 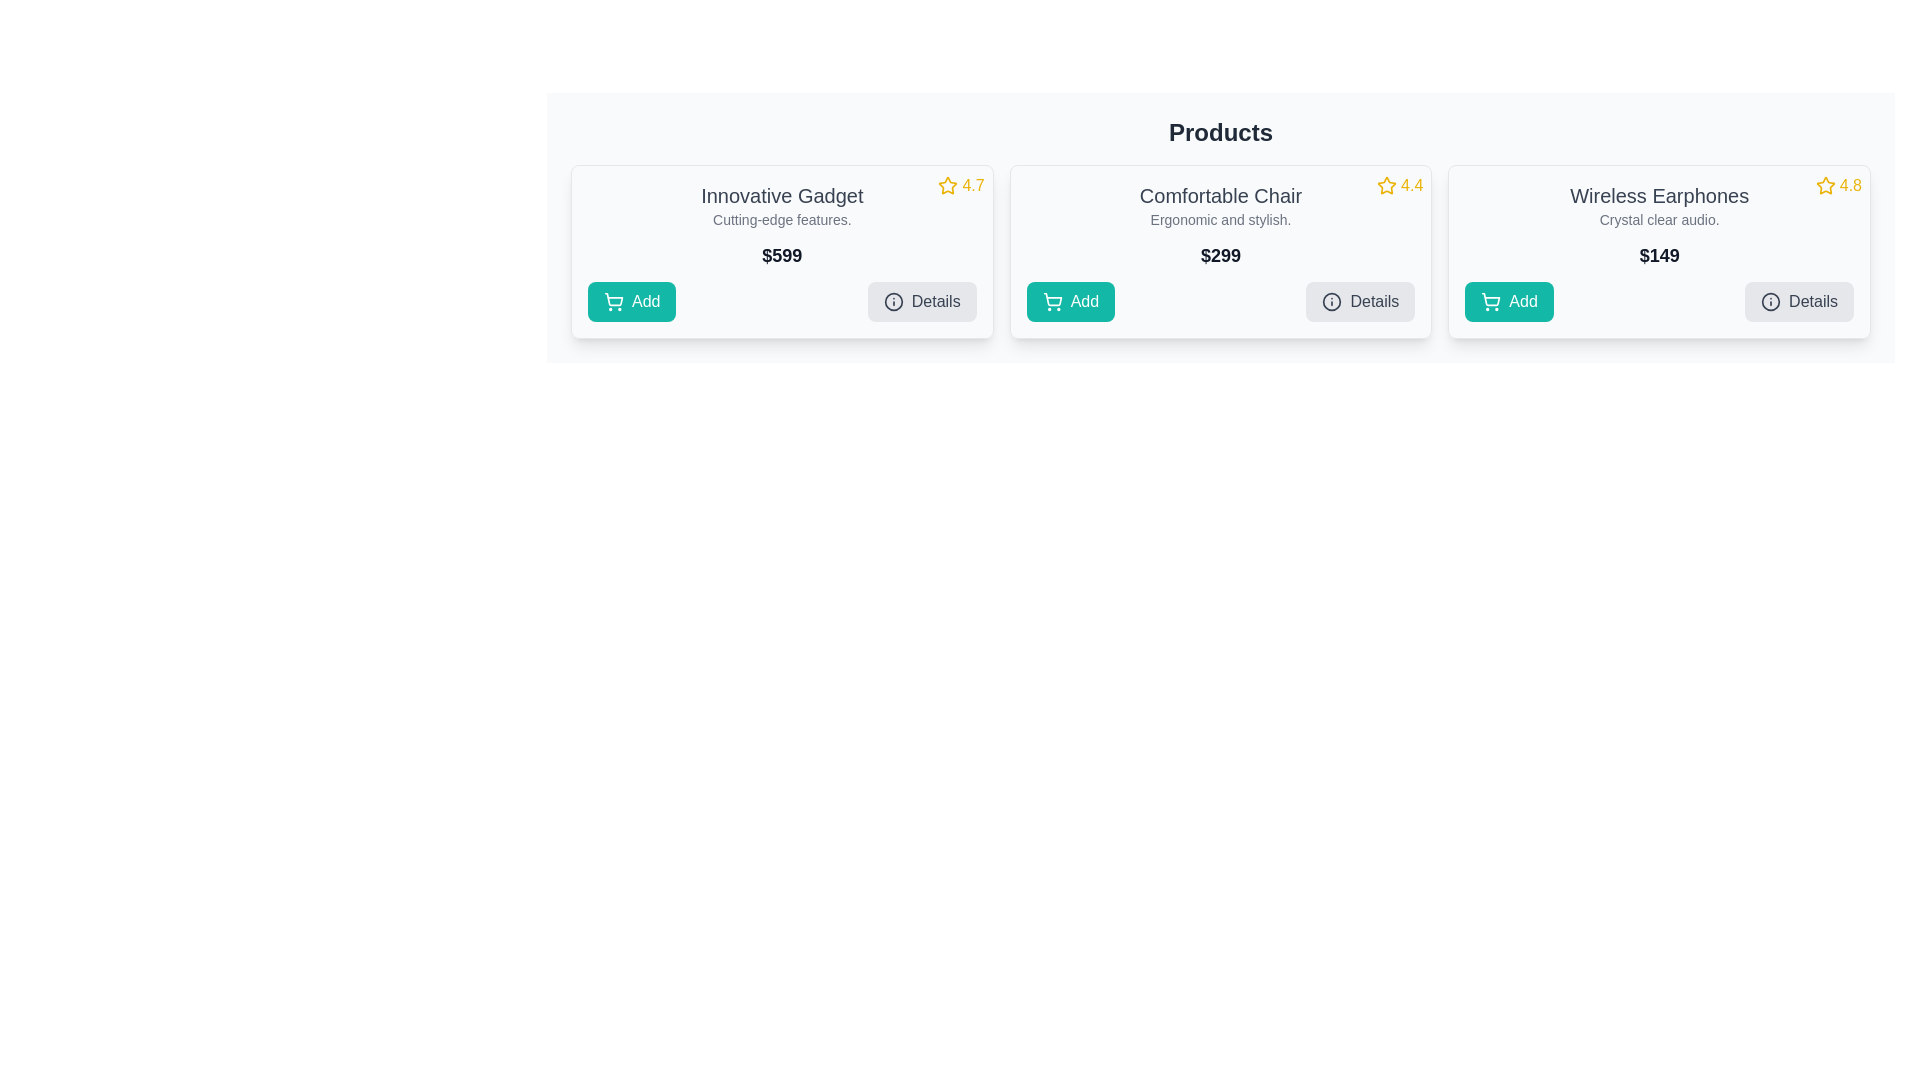 I want to click on the text label displaying 'Ergonomic and stylish.' which is styled in a small, gray font and located beneath the 'Comfortable Chair' title, so click(x=1219, y=219).